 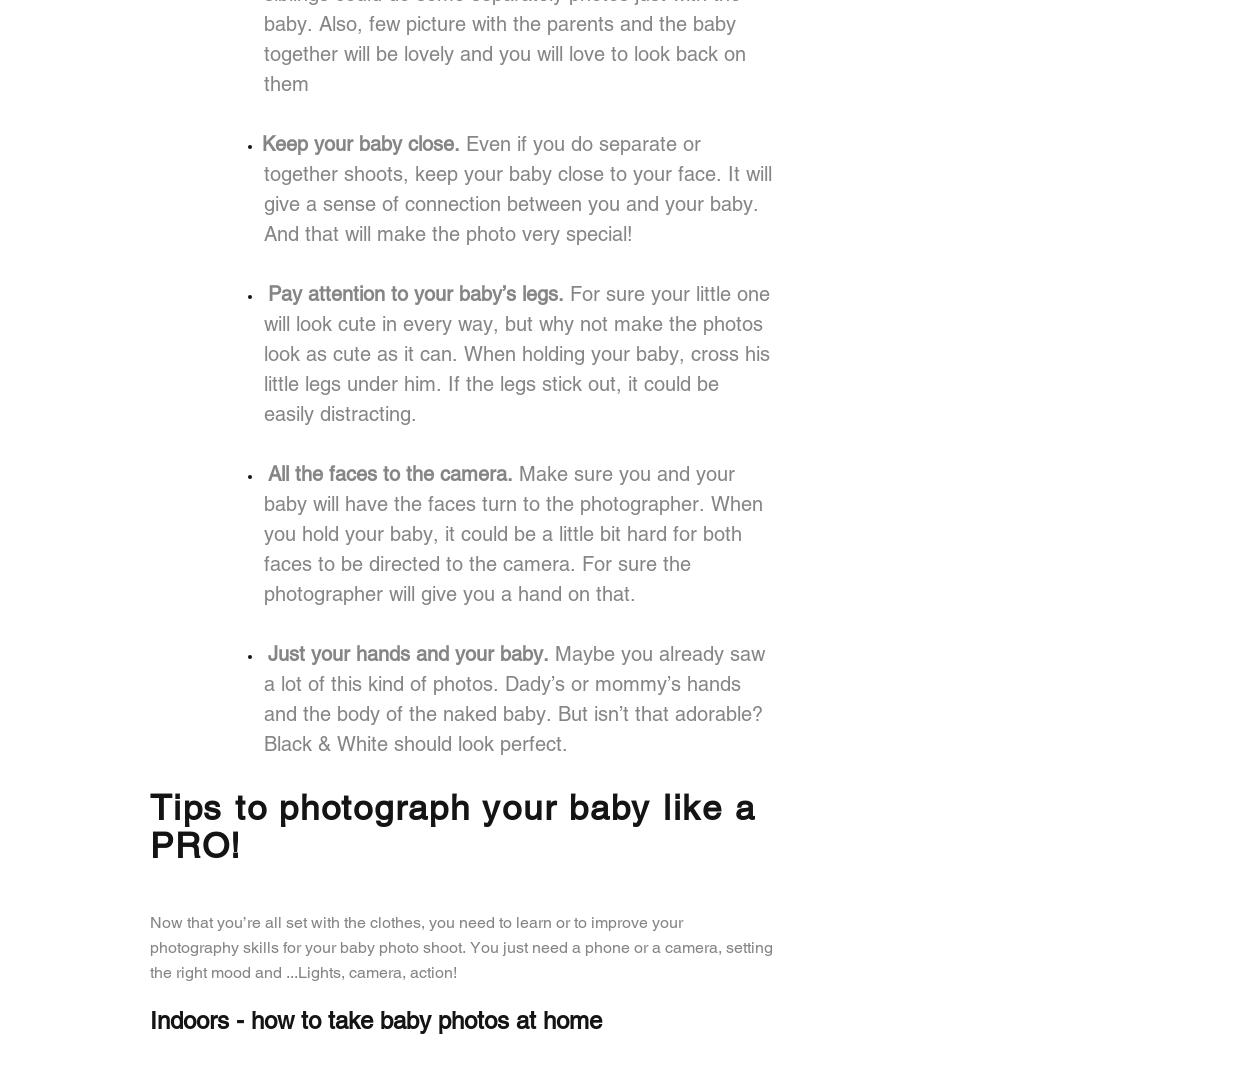 I want to click on 'Pay attention to your baby’s legs.', so click(x=419, y=293).